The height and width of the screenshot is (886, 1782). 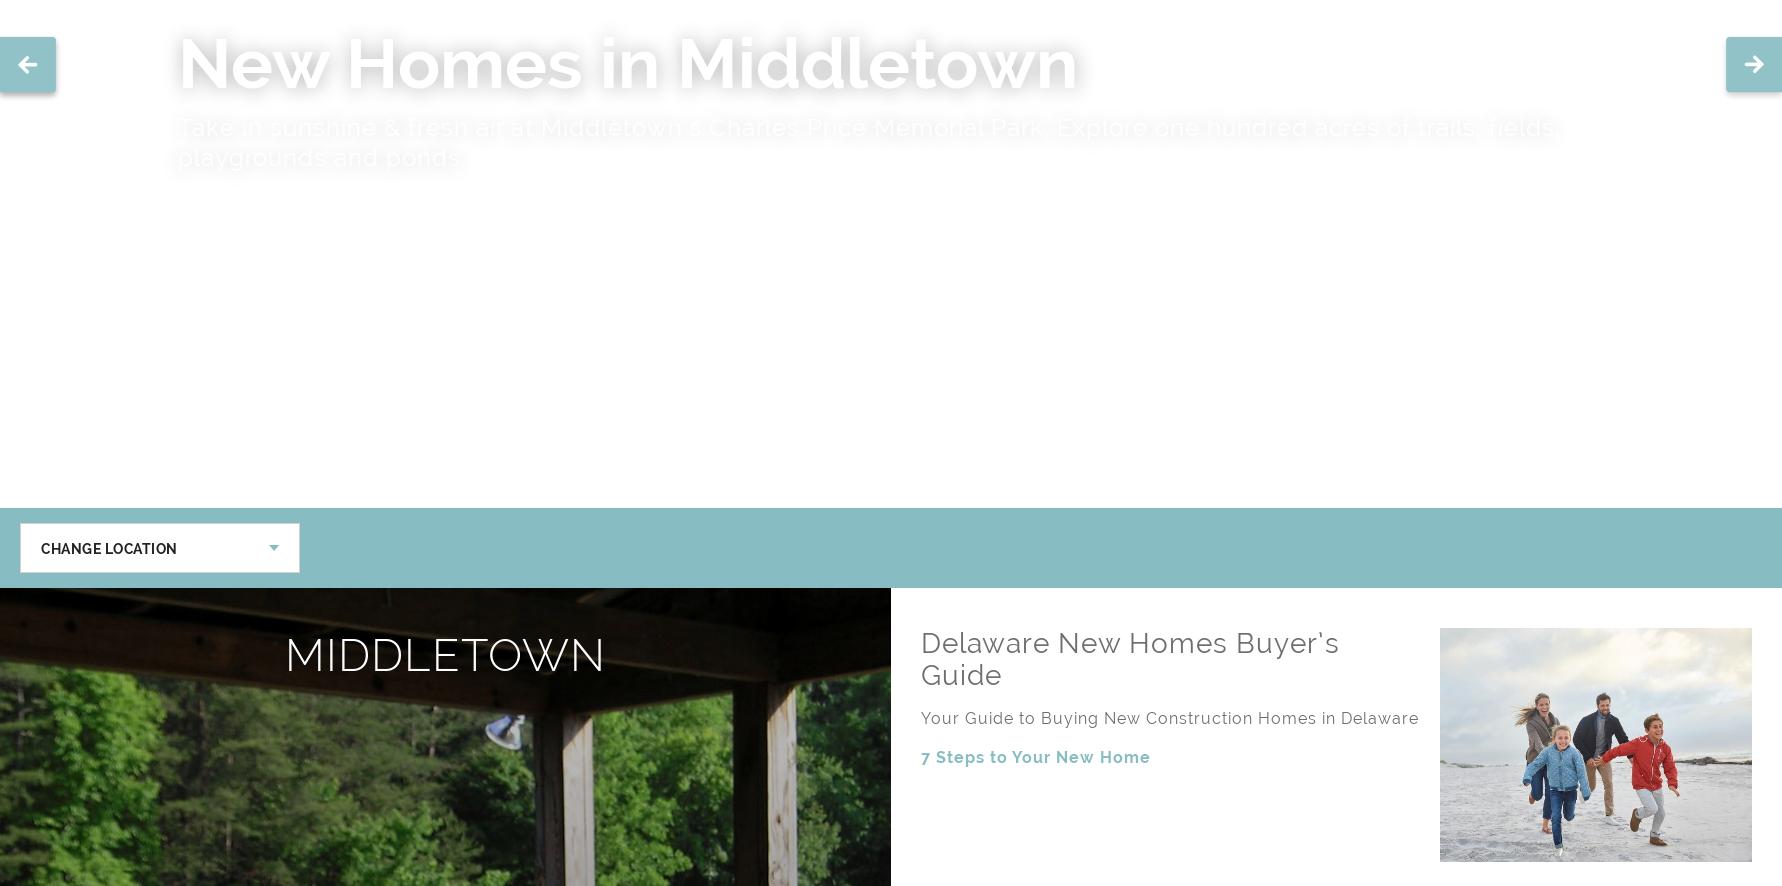 What do you see at coordinates (1130, 659) in the screenshot?
I see `'Delaware New Homes Buyer’s Guide'` at bounding box center [1130, 659].